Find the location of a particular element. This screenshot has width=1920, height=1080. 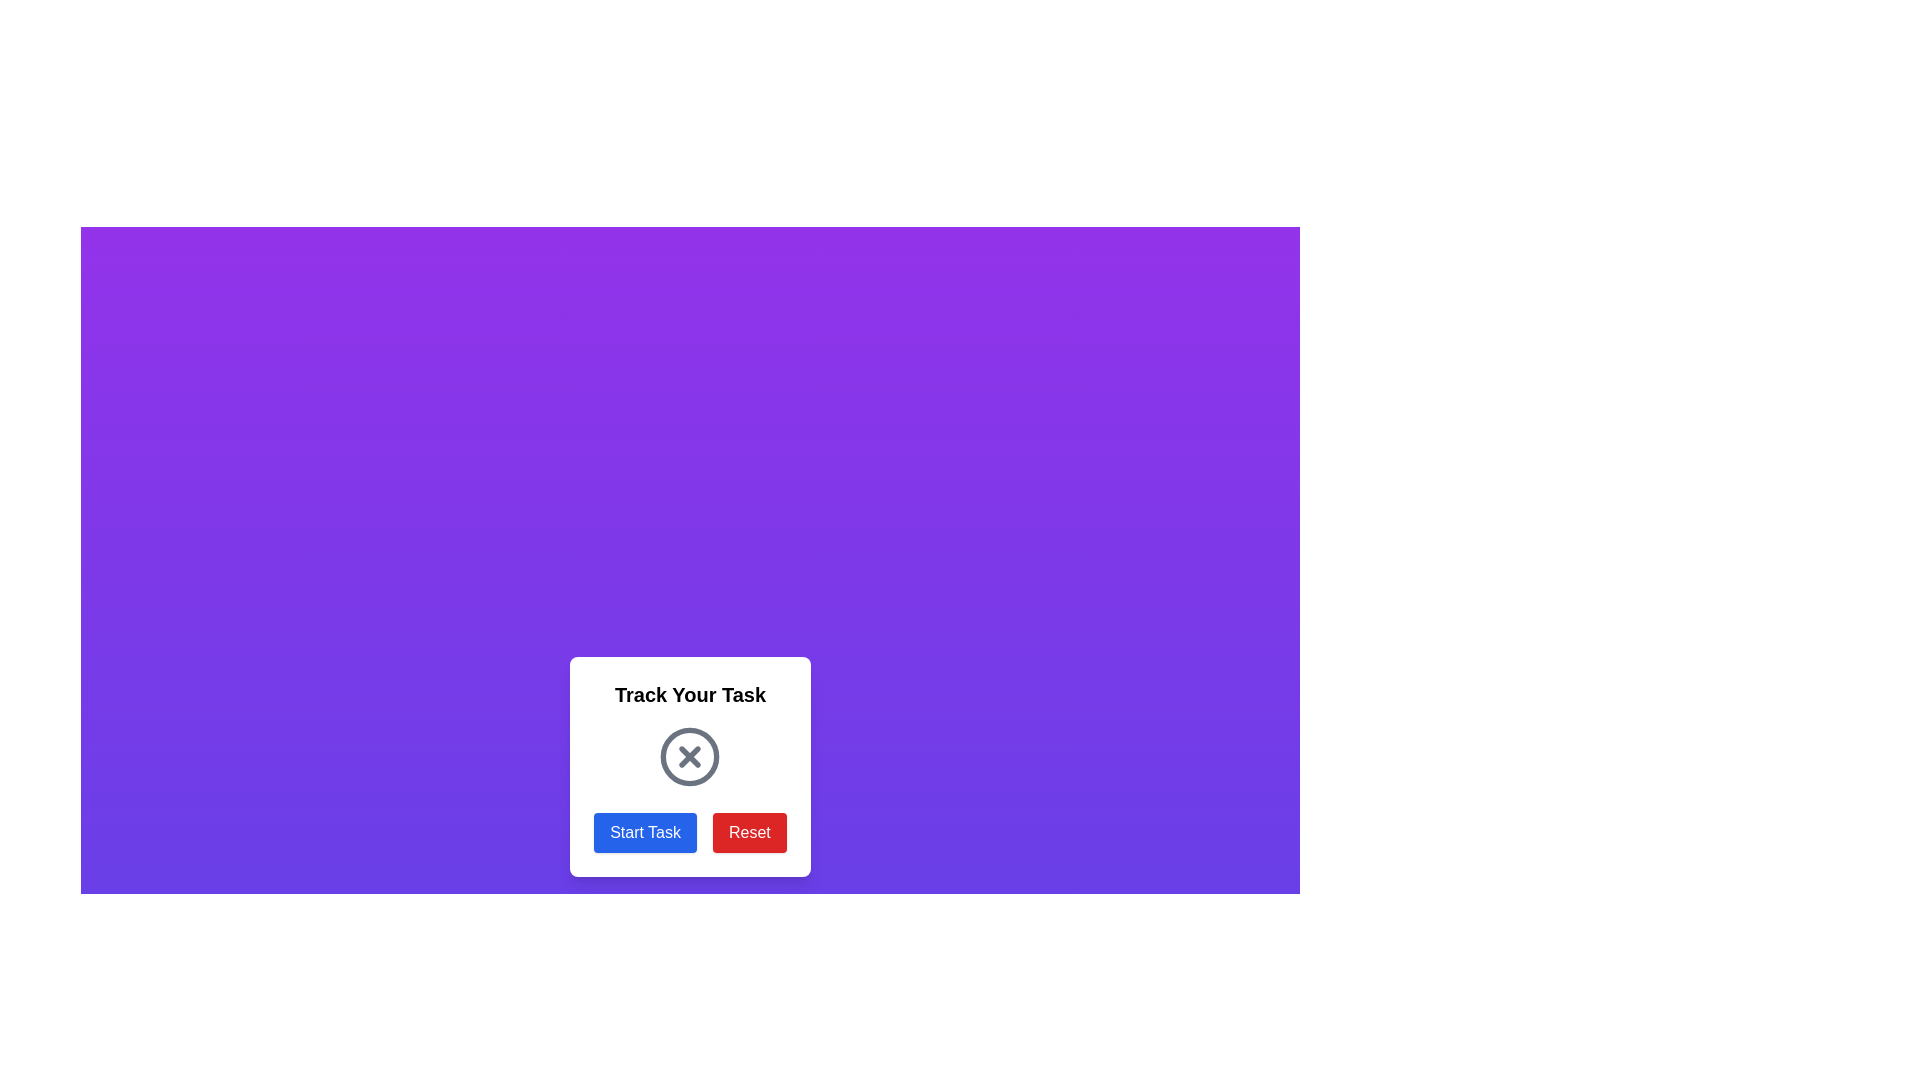

the 'Start Task' button, which is the left button in the button group styled with a blue background and white text, to initiate the task is located at coordinates (690, 833).